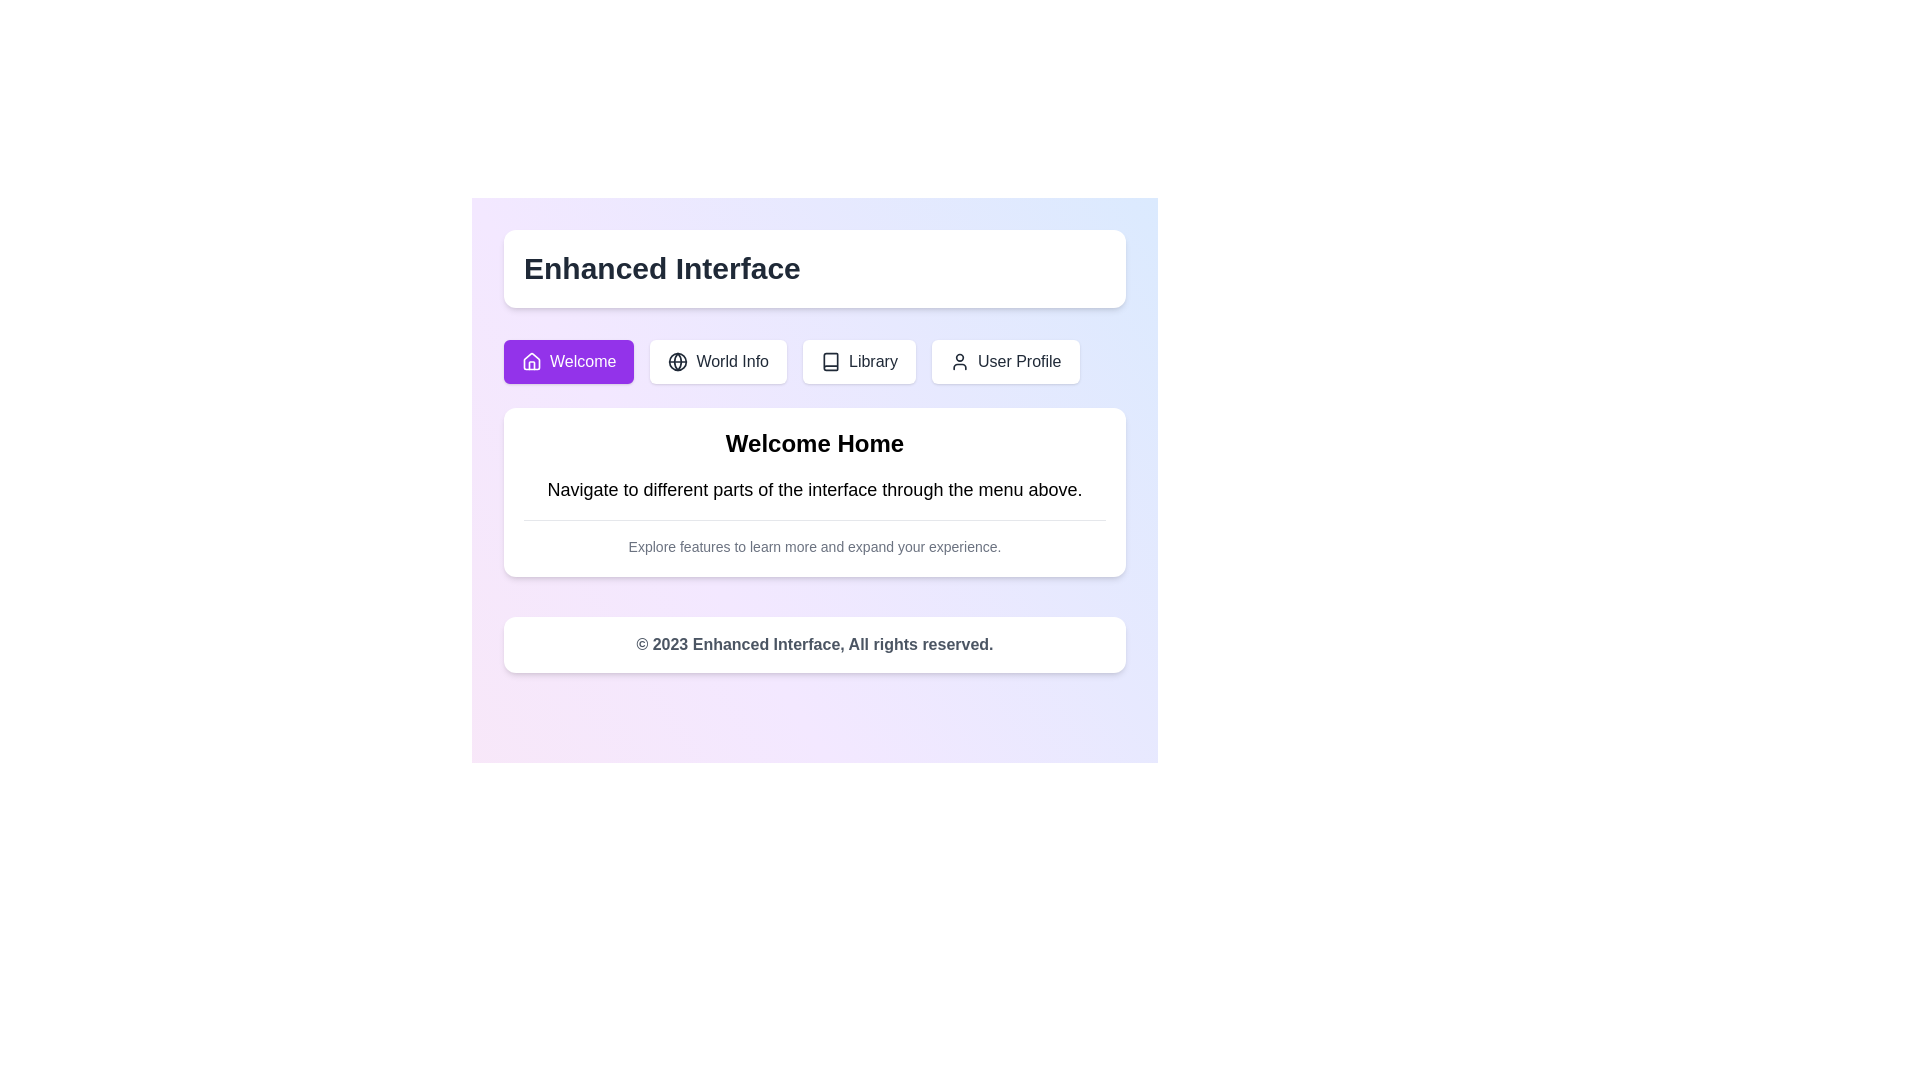  What do you see at coordinates (830, 361) in the screenshot?
I see `the 'Library' icon located to the left of the text label 'Library' in the horizontal menu bar at the top-center section of the interface` at bounding box center [830, 361].